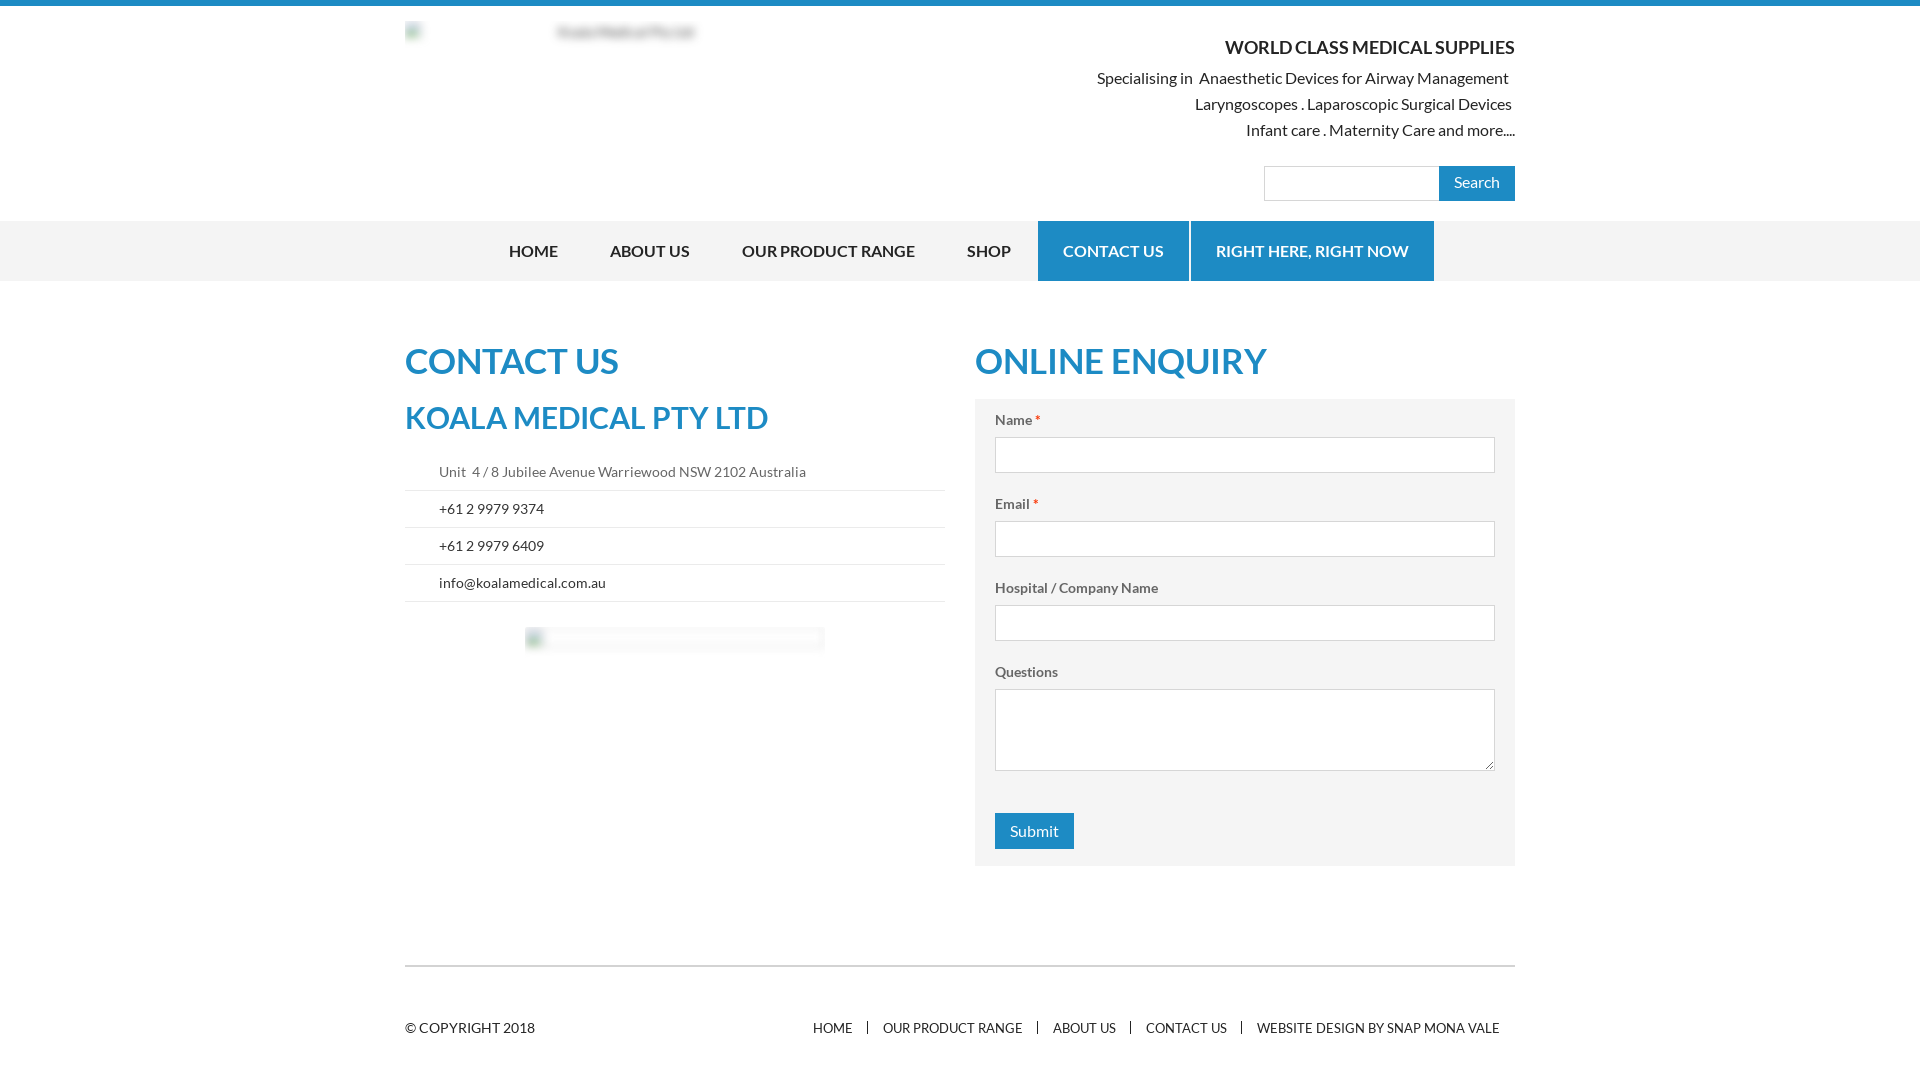 The height and width of the screenshot is (1080, 1920). I want to click on '+61 2 9979 9374', so click(491, 507).